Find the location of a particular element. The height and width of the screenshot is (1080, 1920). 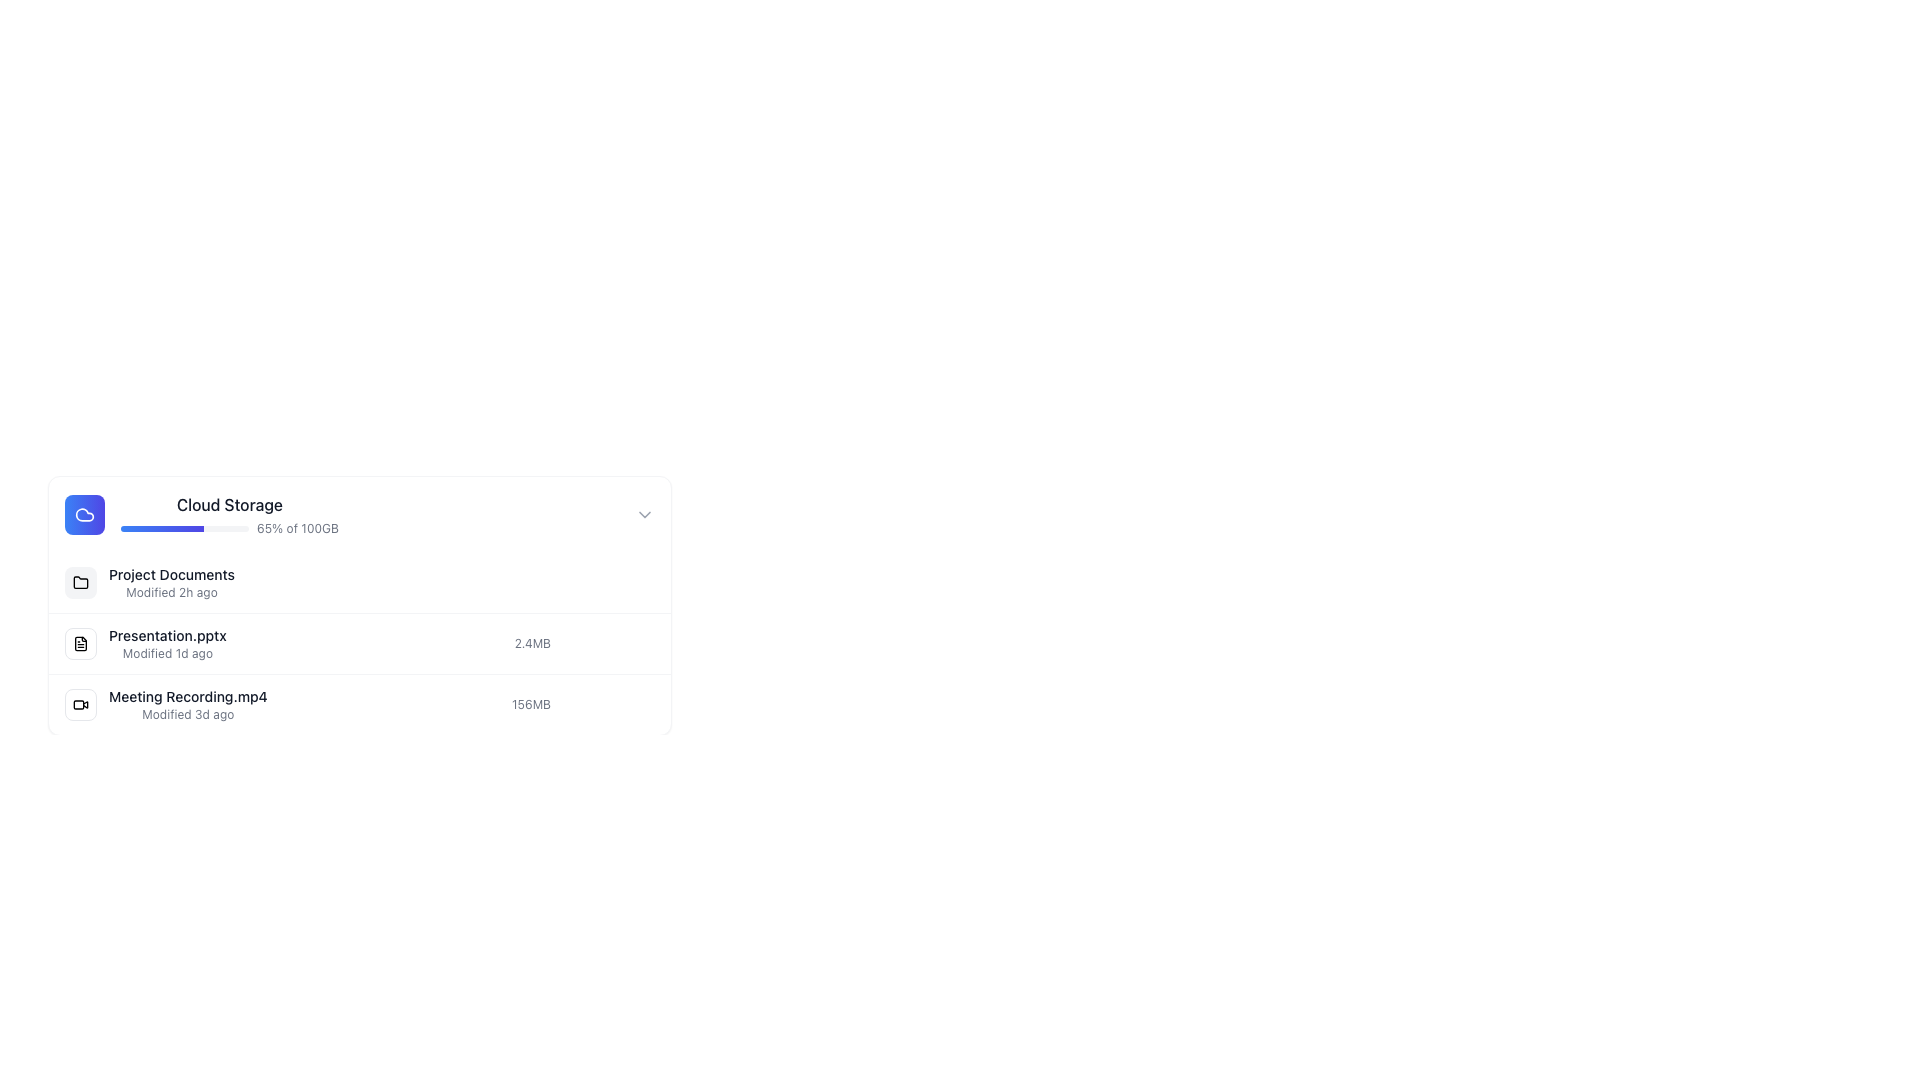

the button for user-related actions, positioned is located at coordinates (578, 704).